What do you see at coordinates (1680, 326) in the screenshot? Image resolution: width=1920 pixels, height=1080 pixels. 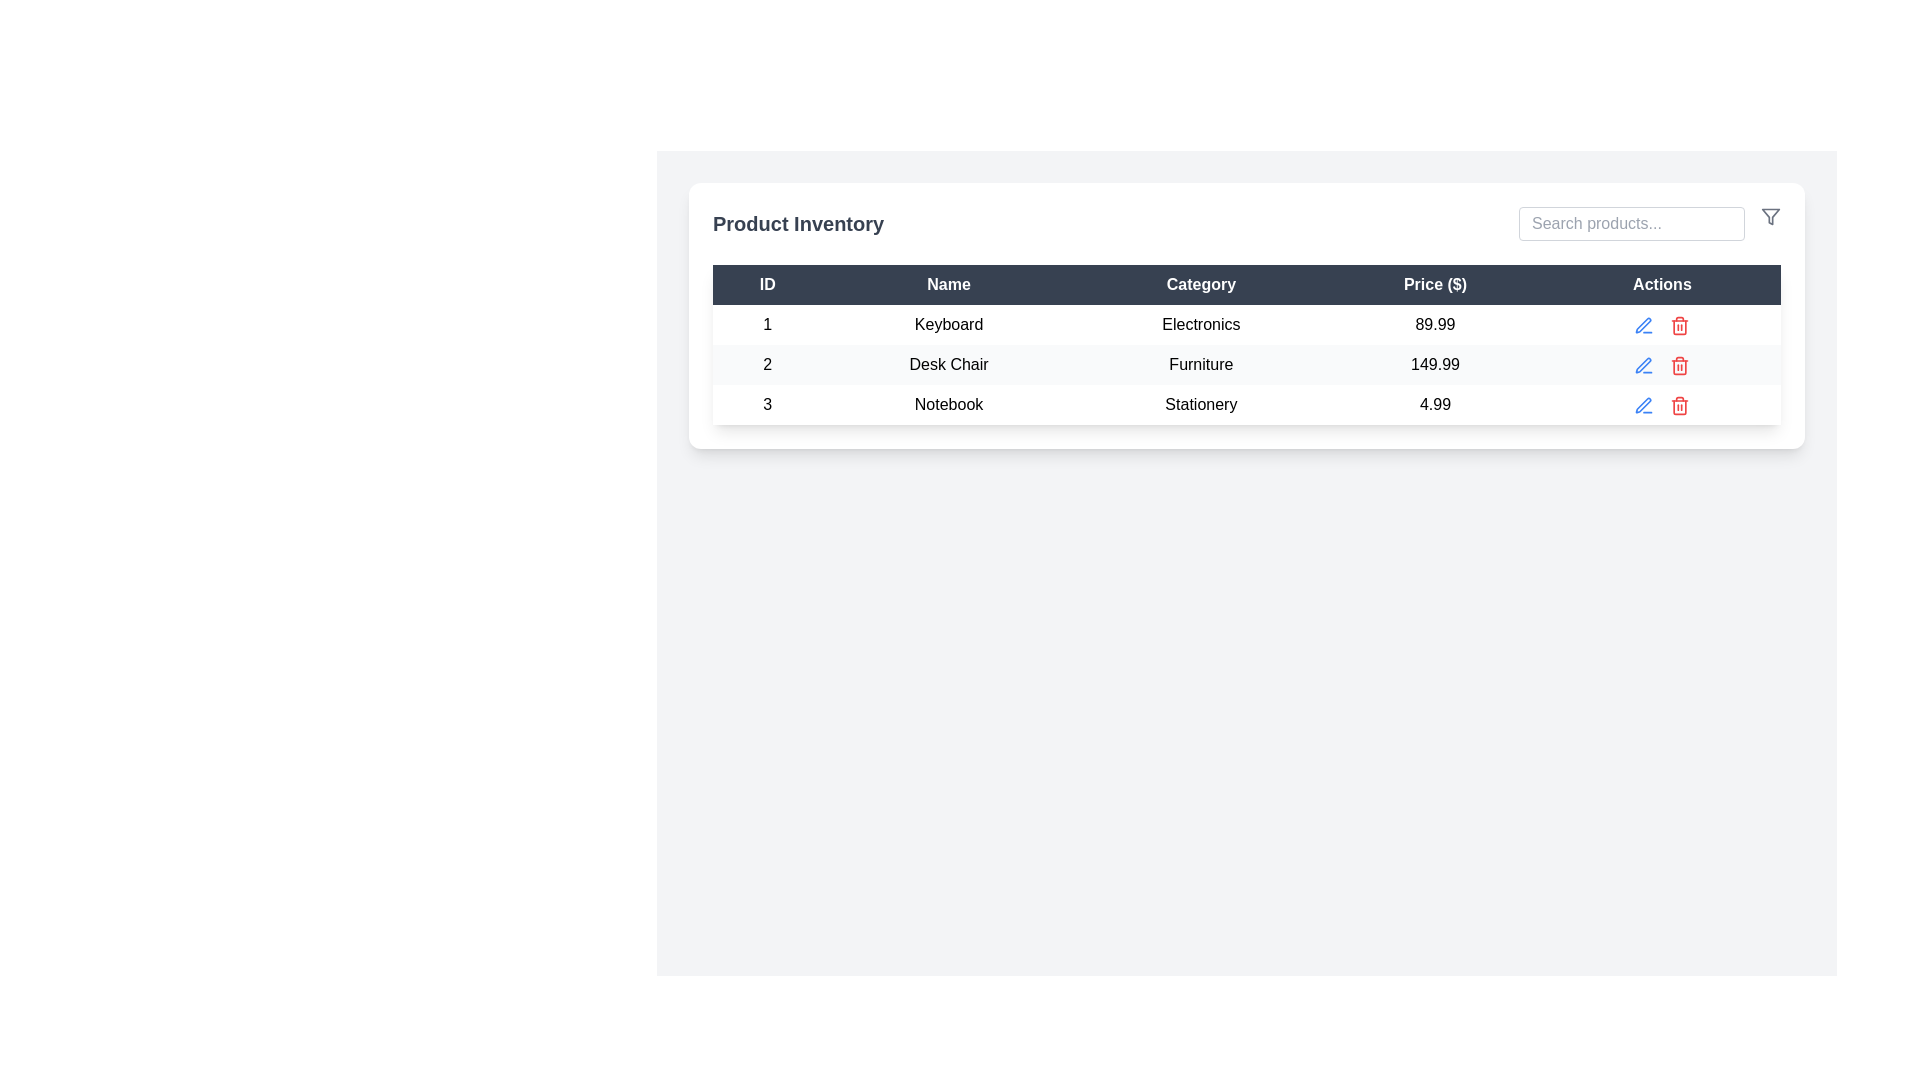 I see `the rectangular outline of the trash icon's main body in the 'Actions' column of the table` at bounding box center [1680, 326].